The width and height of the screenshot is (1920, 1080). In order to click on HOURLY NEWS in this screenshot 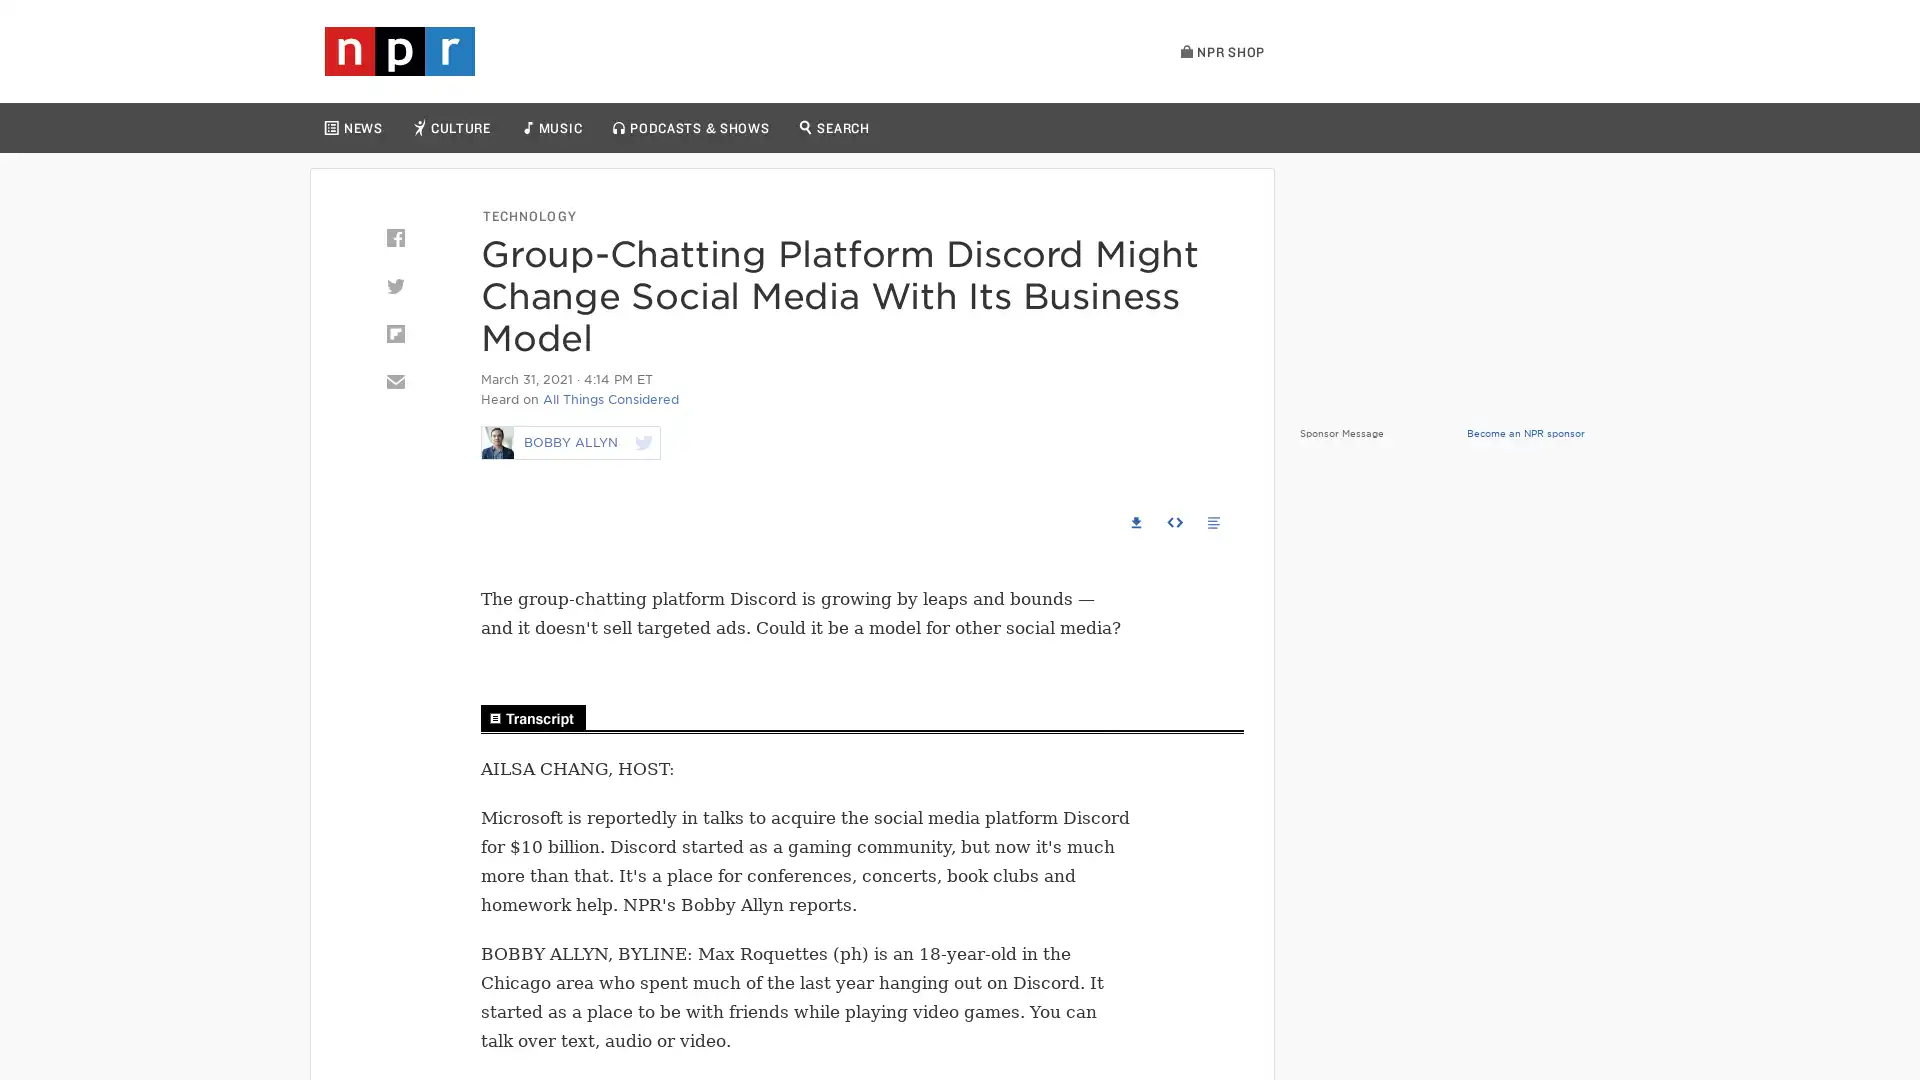, I will do `click(1352, 128)`.